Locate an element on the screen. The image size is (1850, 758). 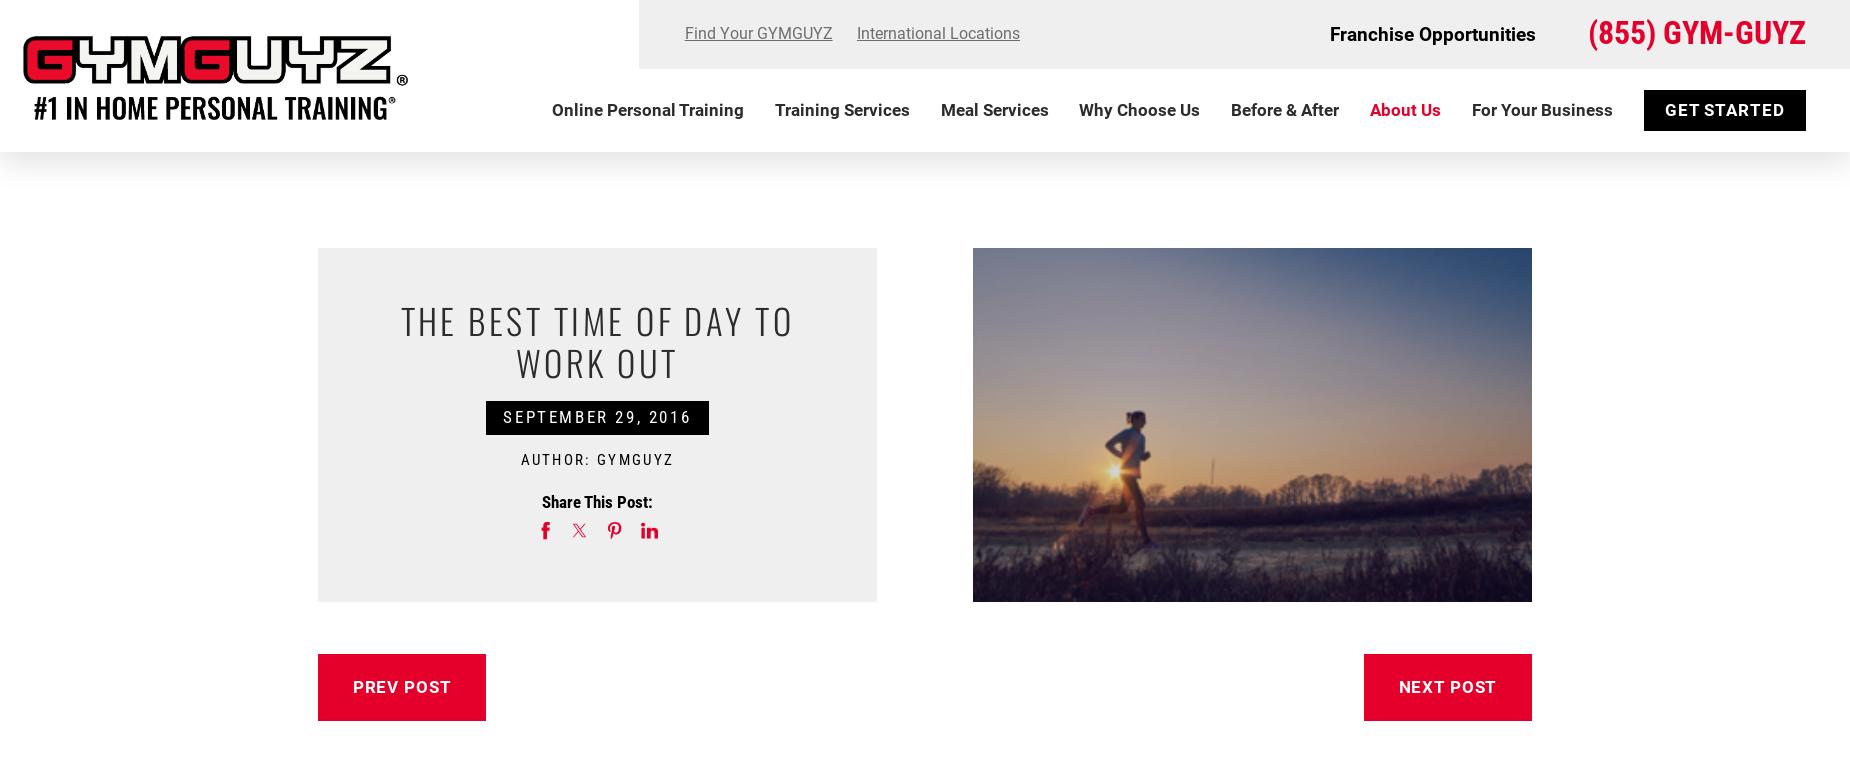
'Group Training' is located at coordinates (786, 239).